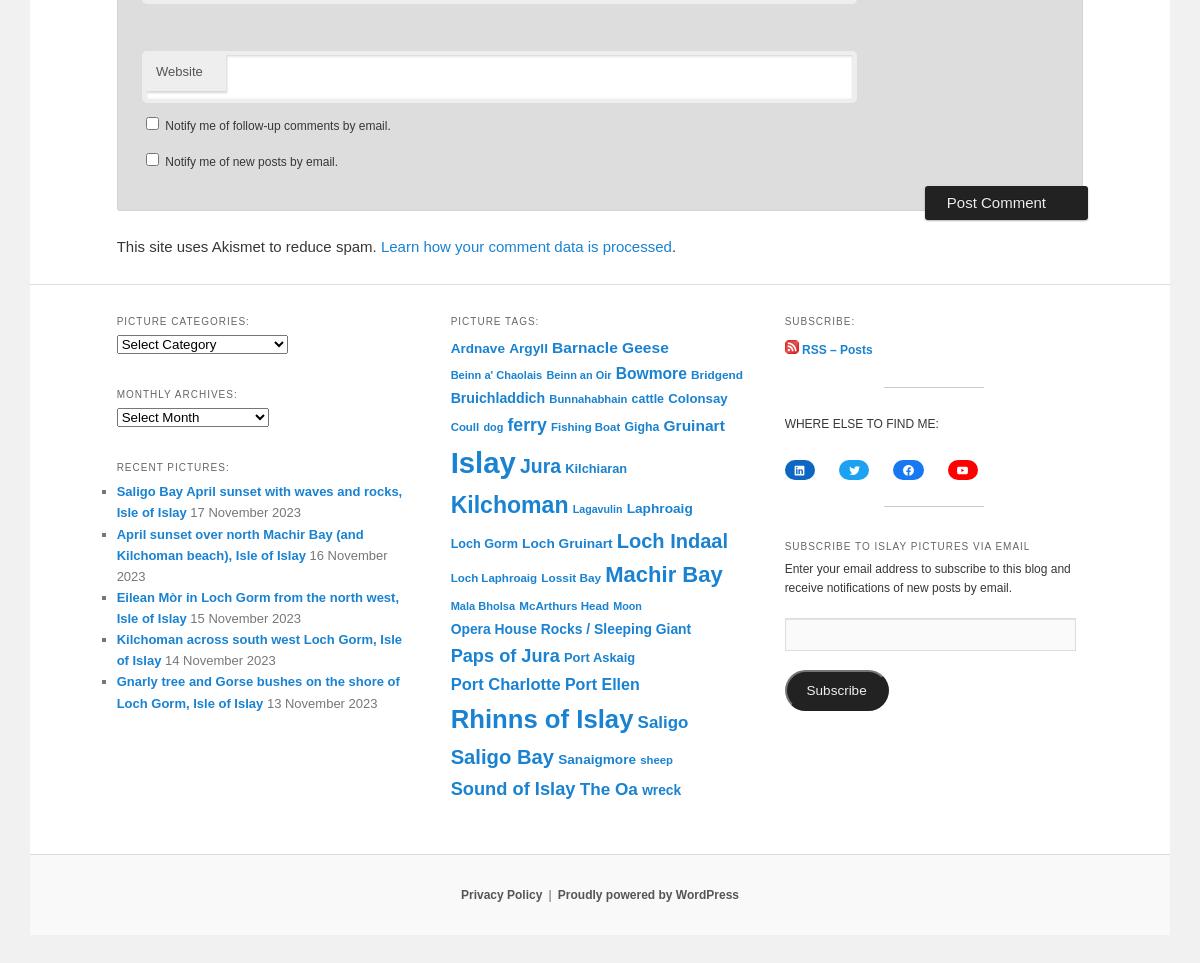  I want to click on 'Opera House Rocks / Sleeping Giant', so click(569, 628).